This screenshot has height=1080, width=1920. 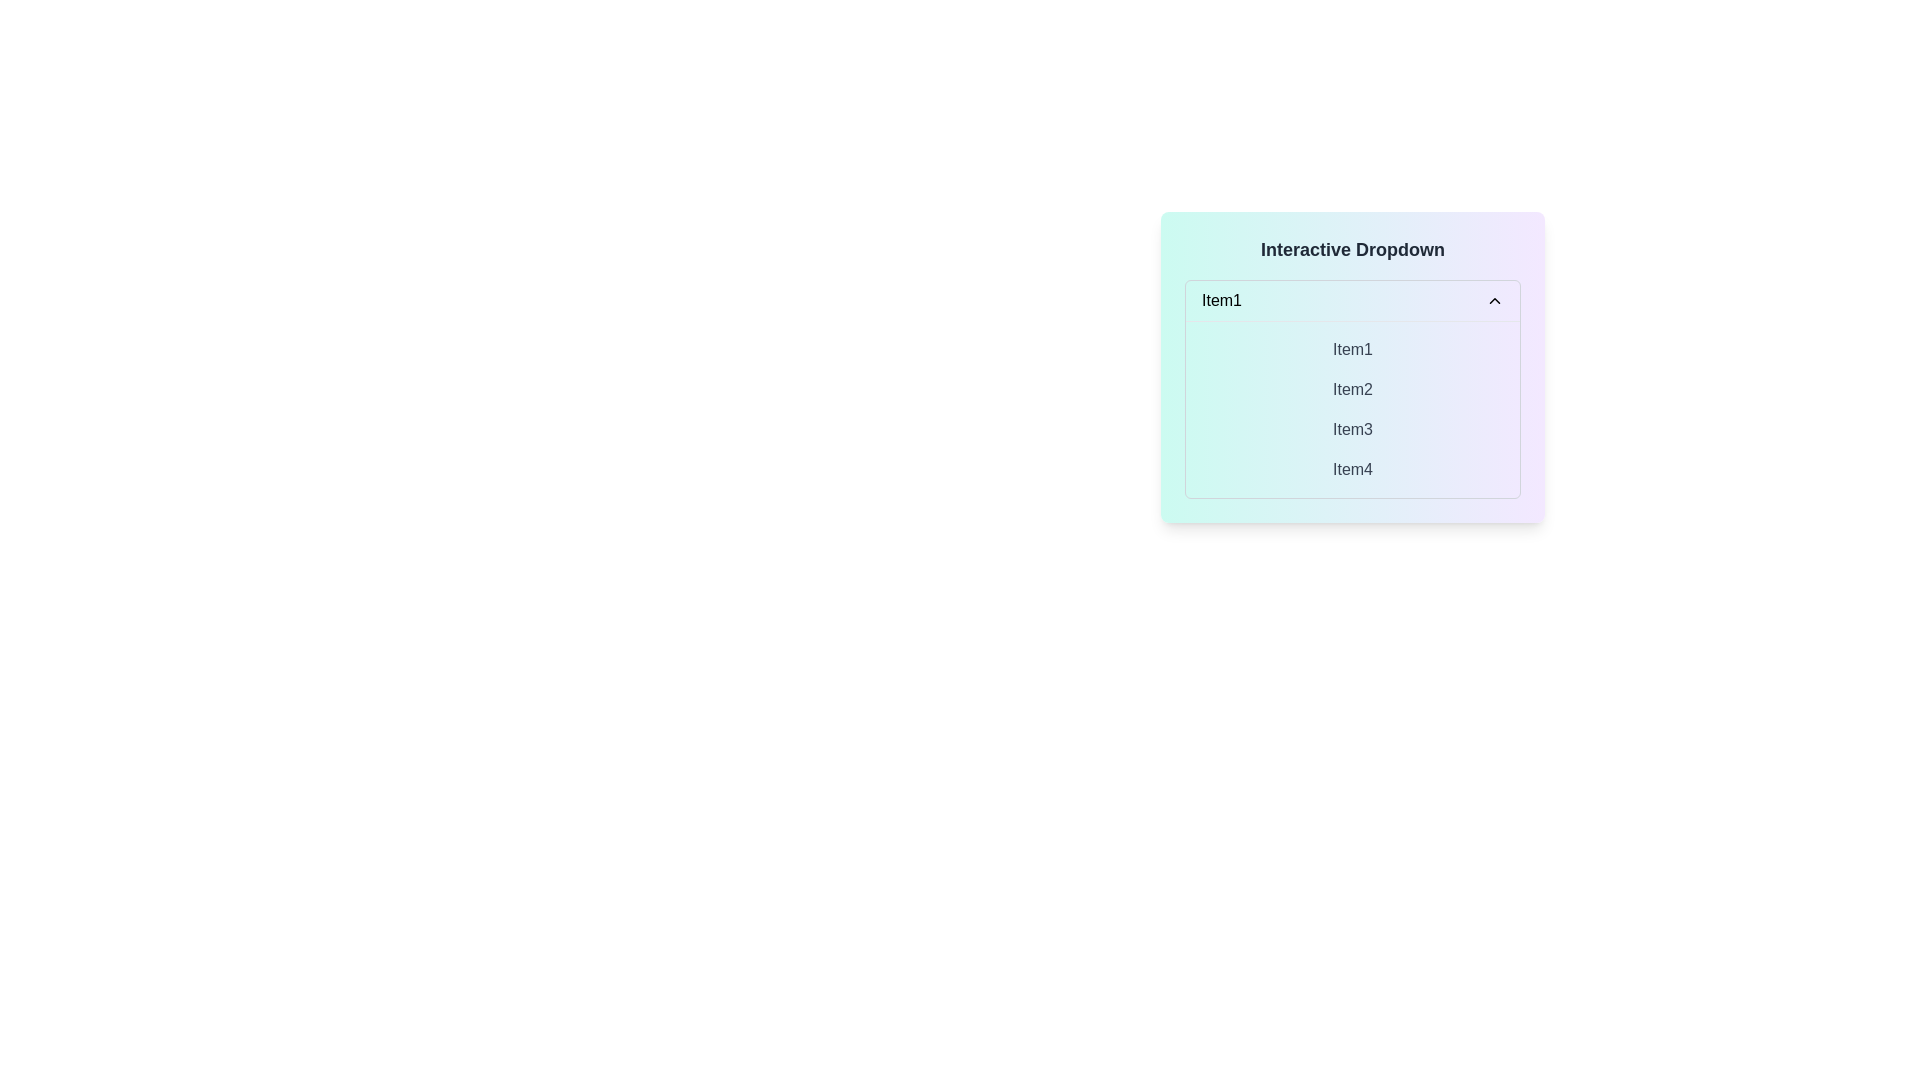 I want to click on the Dropdown Selector located below the title 'Interactive Dropdown', so click(x=1353, y=300).